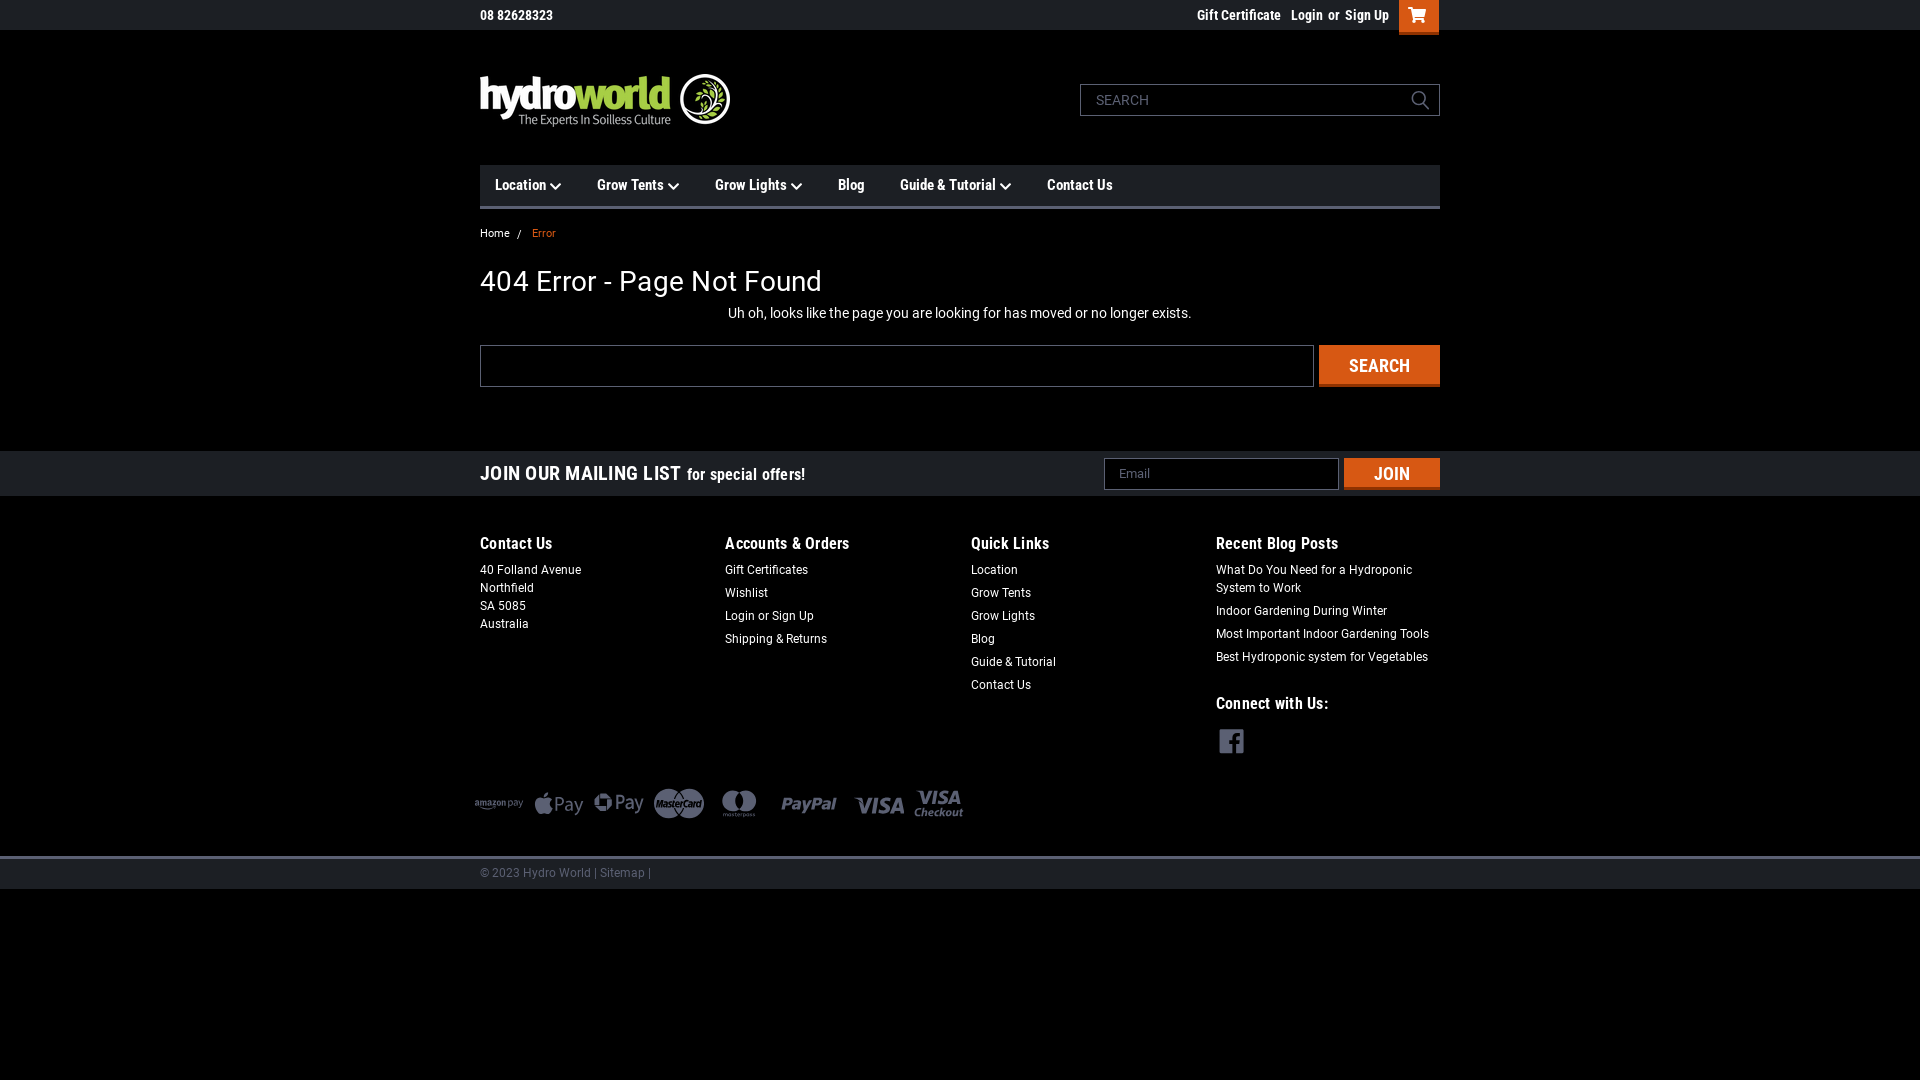  Describe the element at coordinates (621, 871) in the screenshot. I see `'Sitemap'` at that location.